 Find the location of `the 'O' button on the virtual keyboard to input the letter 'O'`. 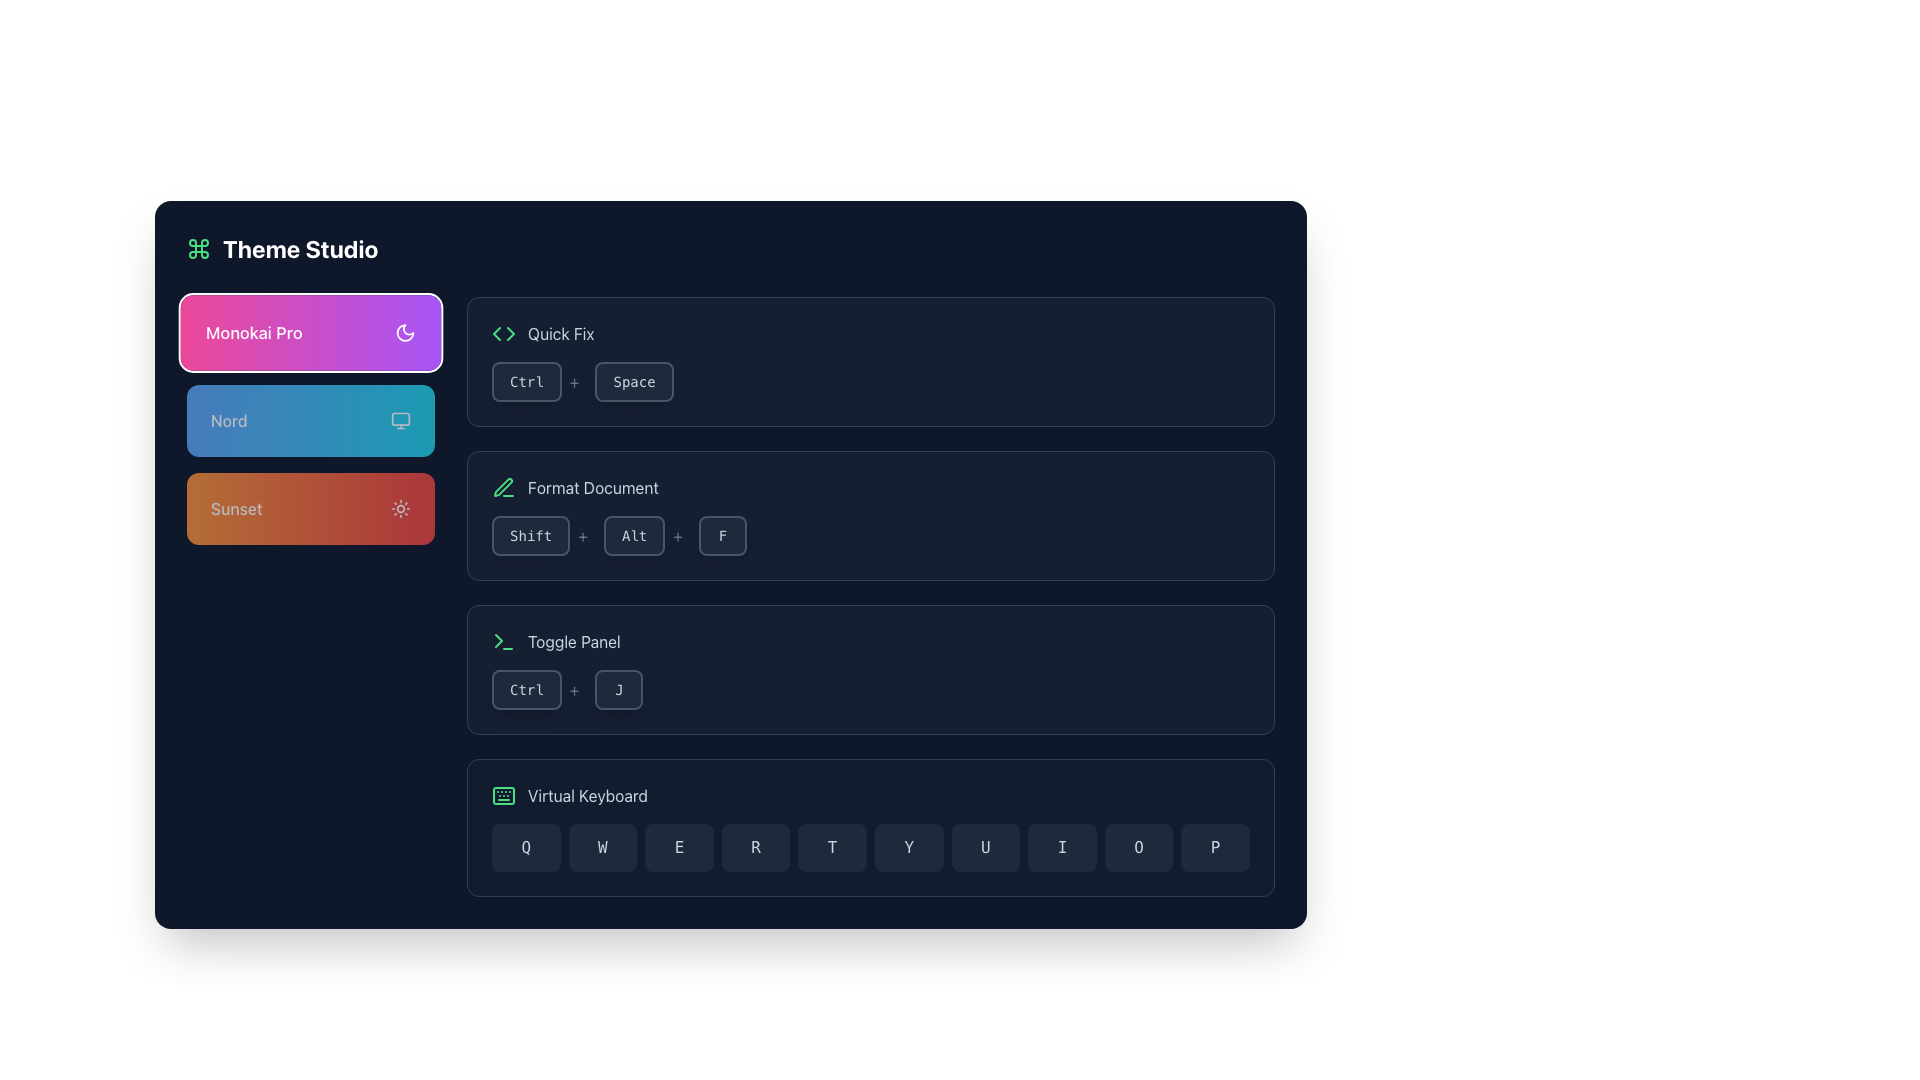

the 'O' button on the virtual keyboard to input the letter 'O' is located at coordinates (1139, 848).